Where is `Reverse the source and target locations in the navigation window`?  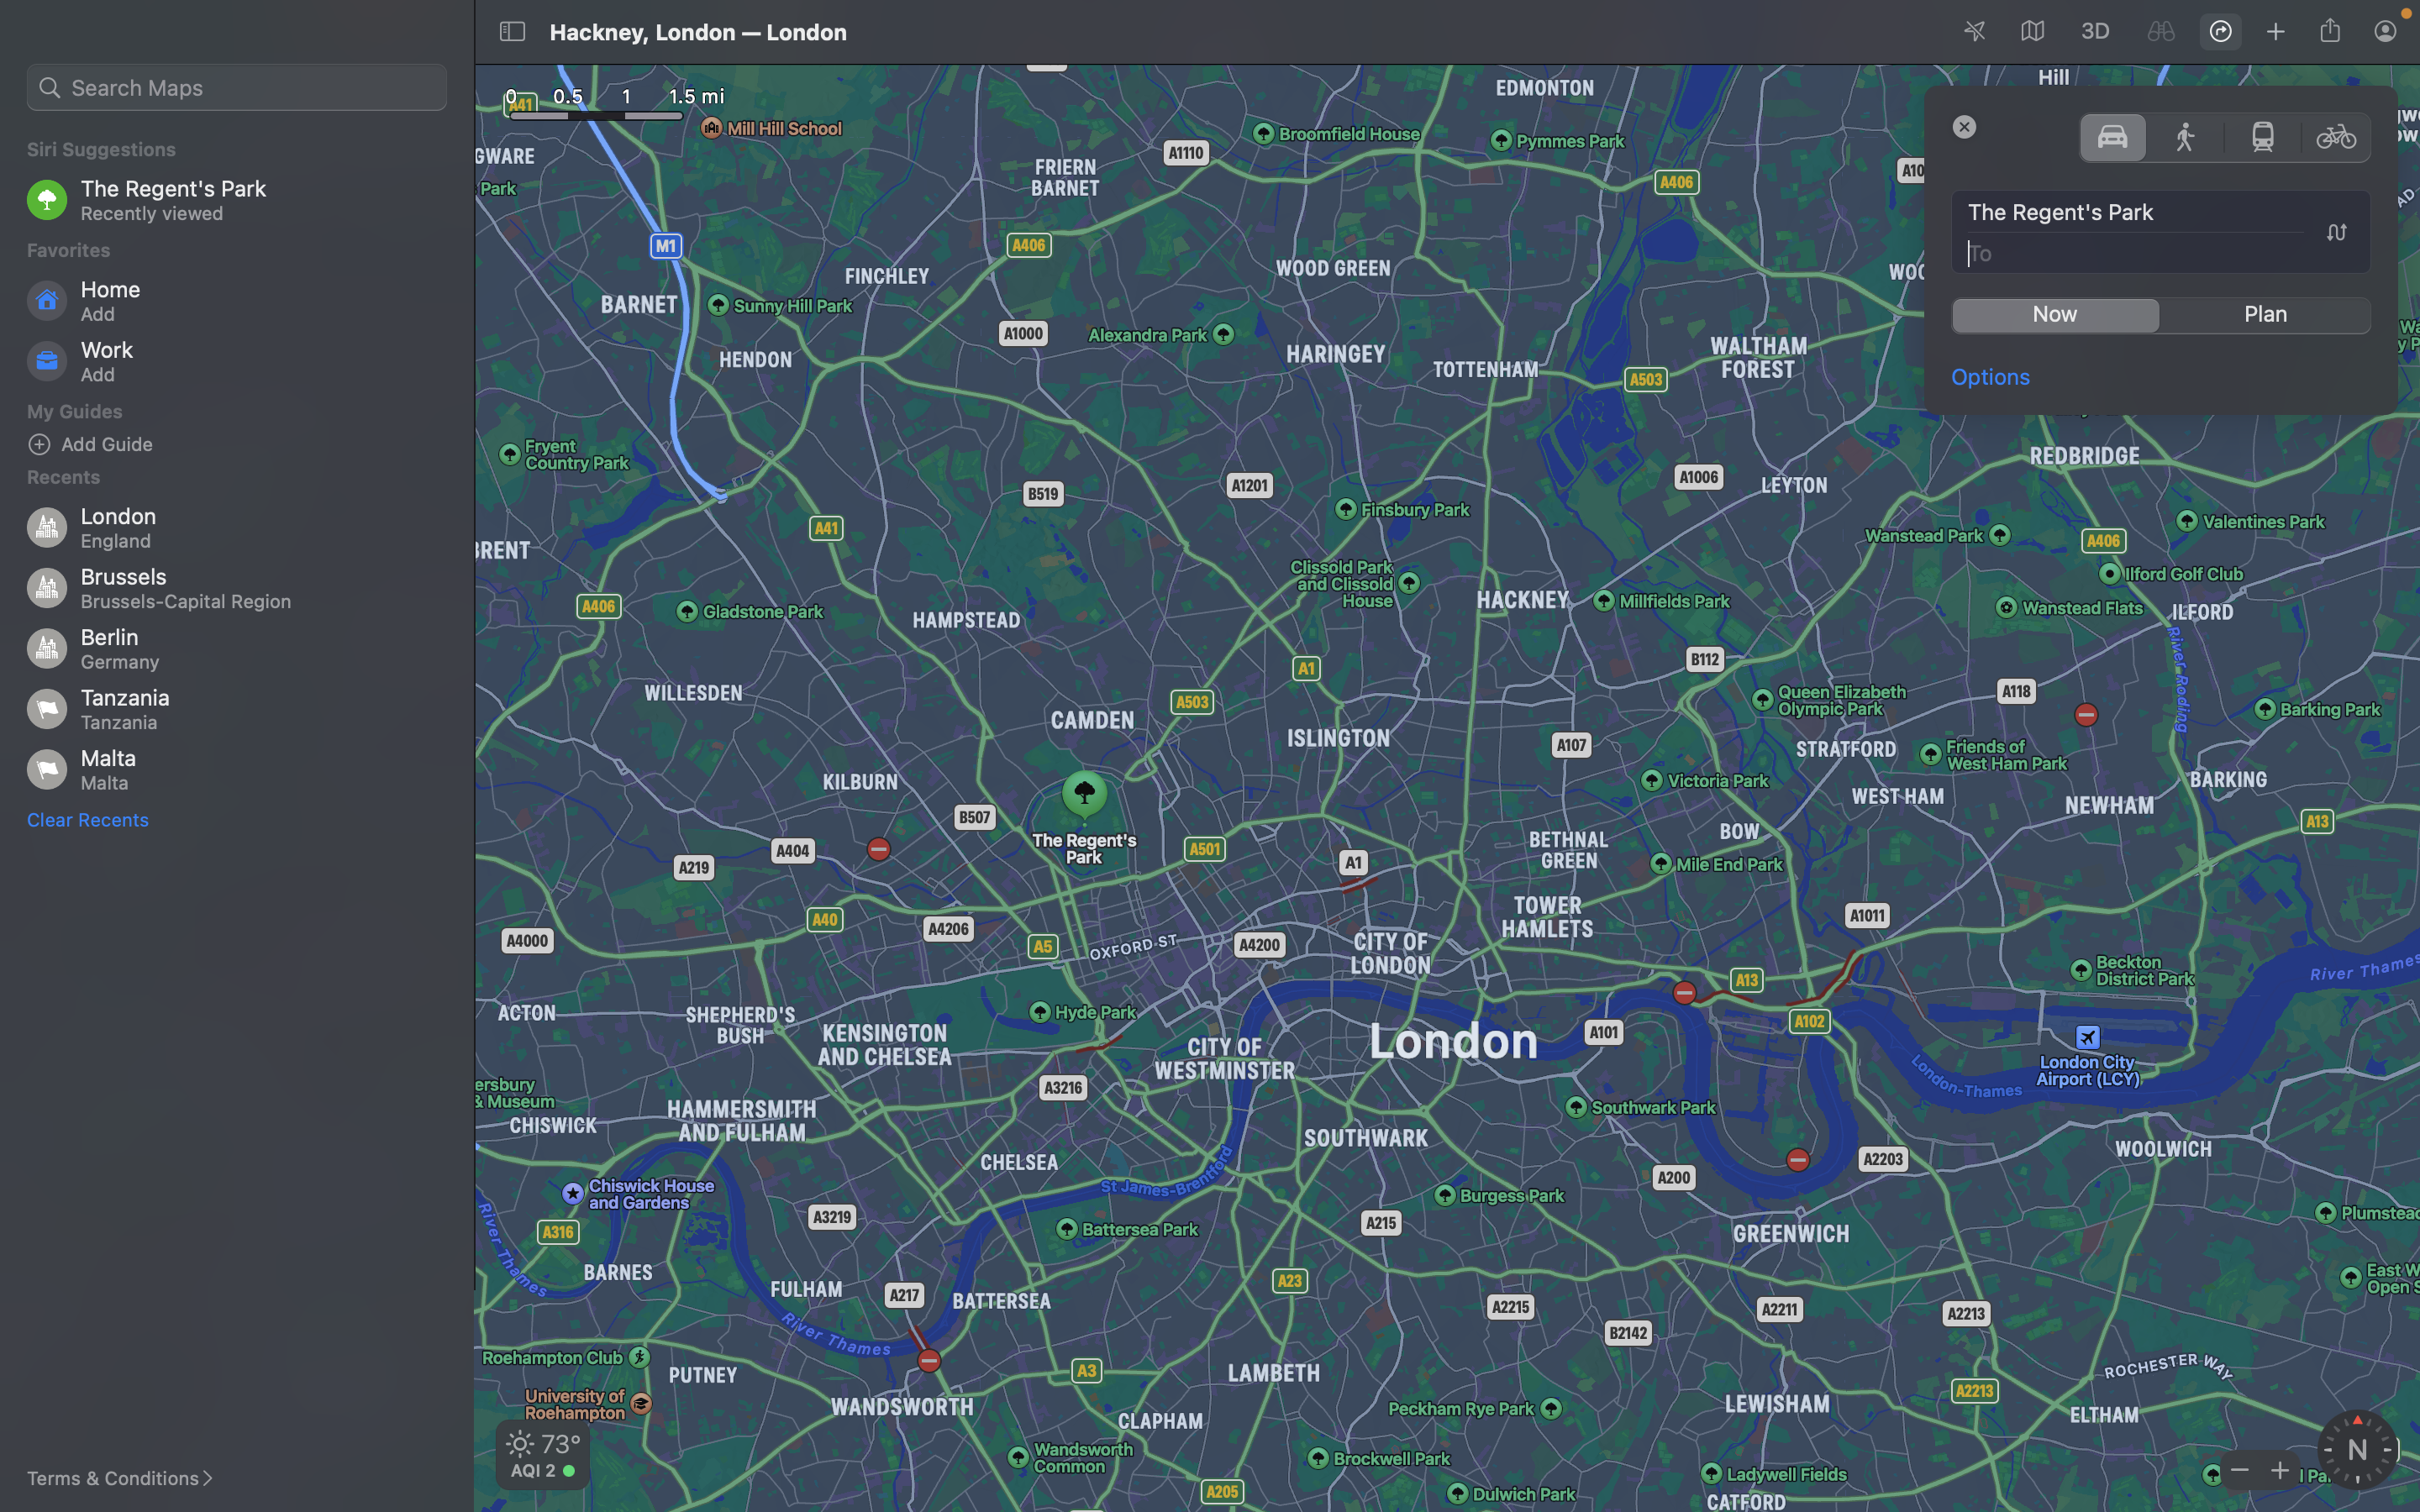 Reverse the source and target locations in the navigation window is located at coordinates (2335, 232).